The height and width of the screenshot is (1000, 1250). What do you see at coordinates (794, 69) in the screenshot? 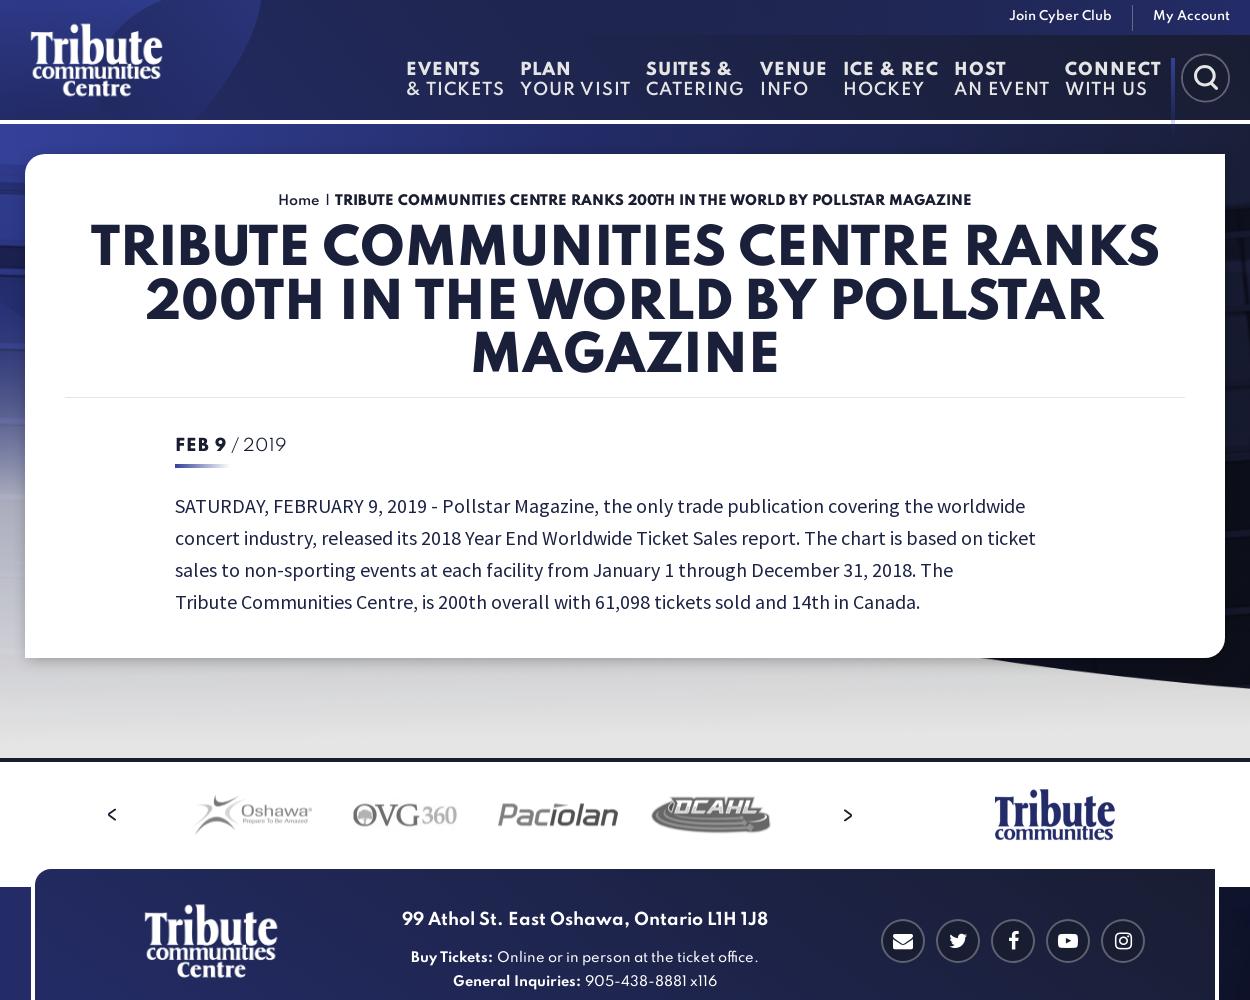
I see `'Venue'` at bounding box center [794, 69].